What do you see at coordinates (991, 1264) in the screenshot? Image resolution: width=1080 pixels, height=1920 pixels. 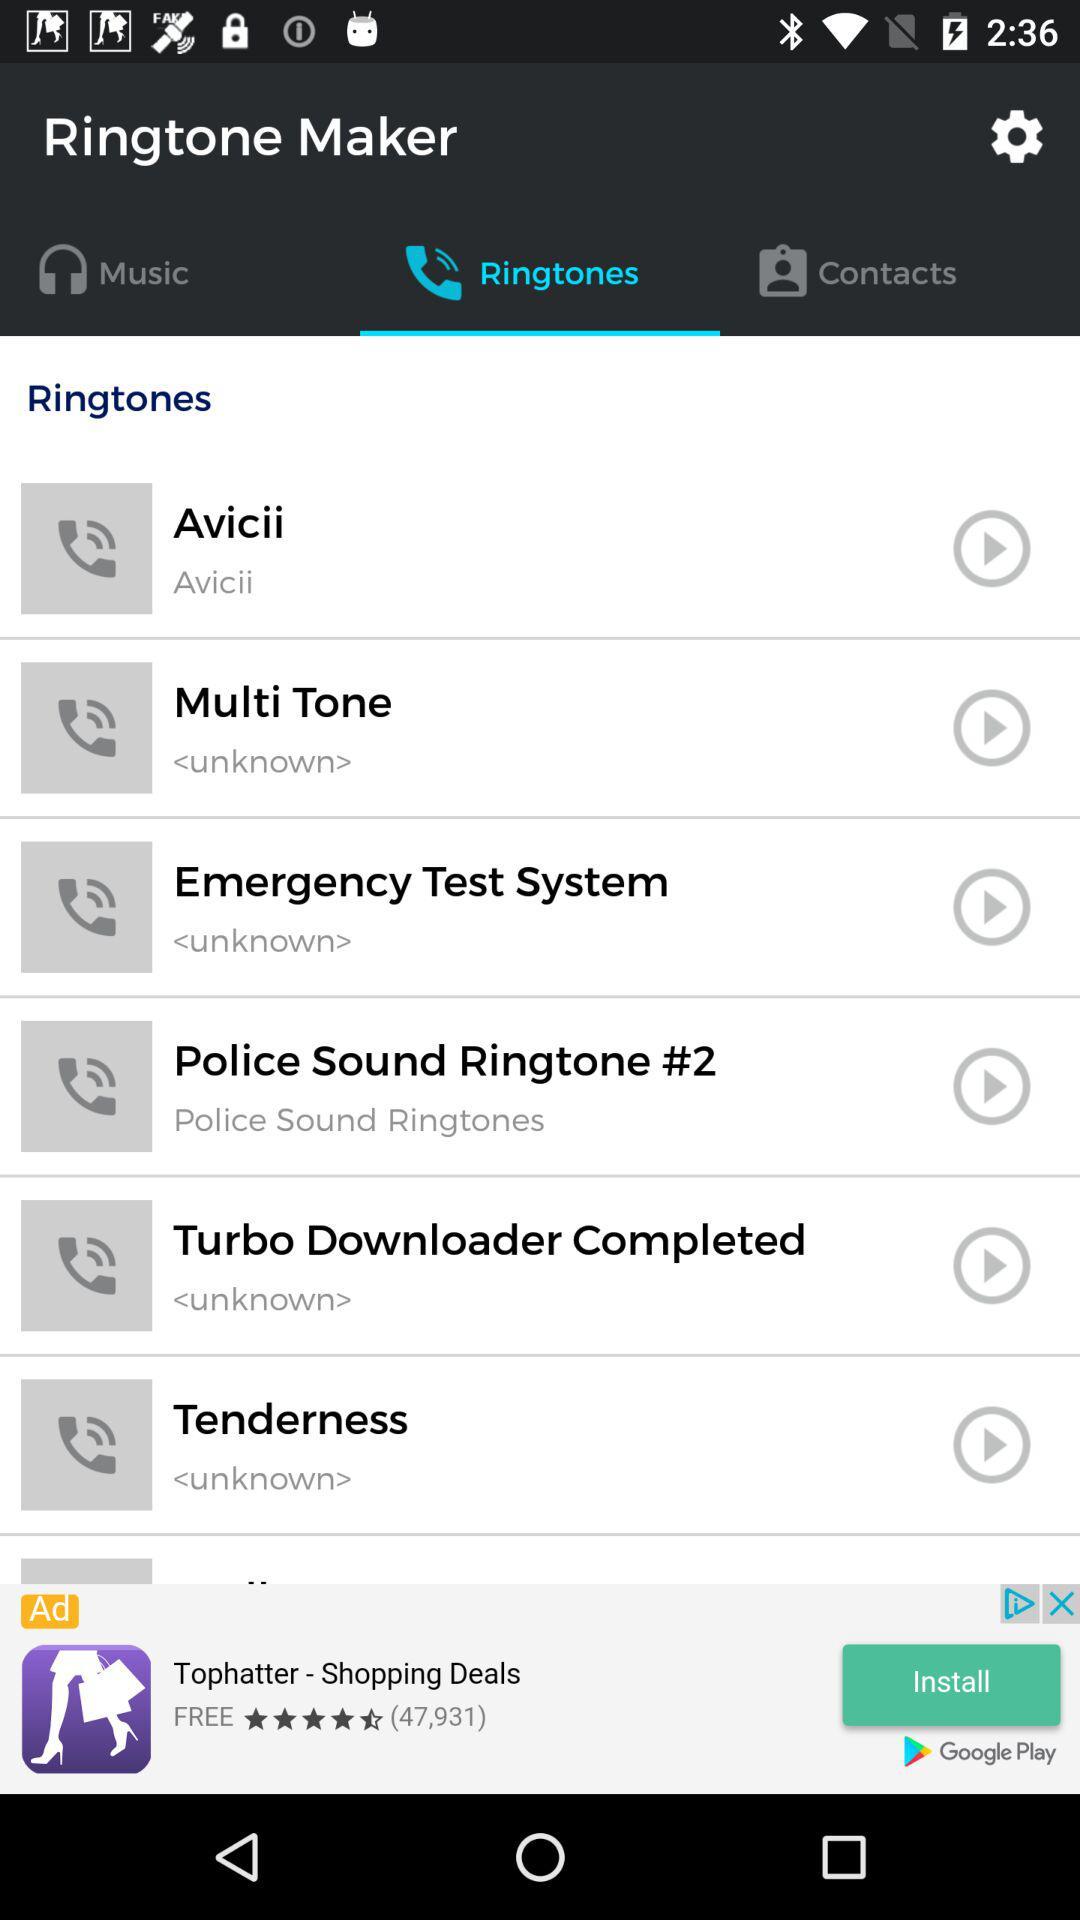 I see `ringtone` at bounding box center [991, 1264].